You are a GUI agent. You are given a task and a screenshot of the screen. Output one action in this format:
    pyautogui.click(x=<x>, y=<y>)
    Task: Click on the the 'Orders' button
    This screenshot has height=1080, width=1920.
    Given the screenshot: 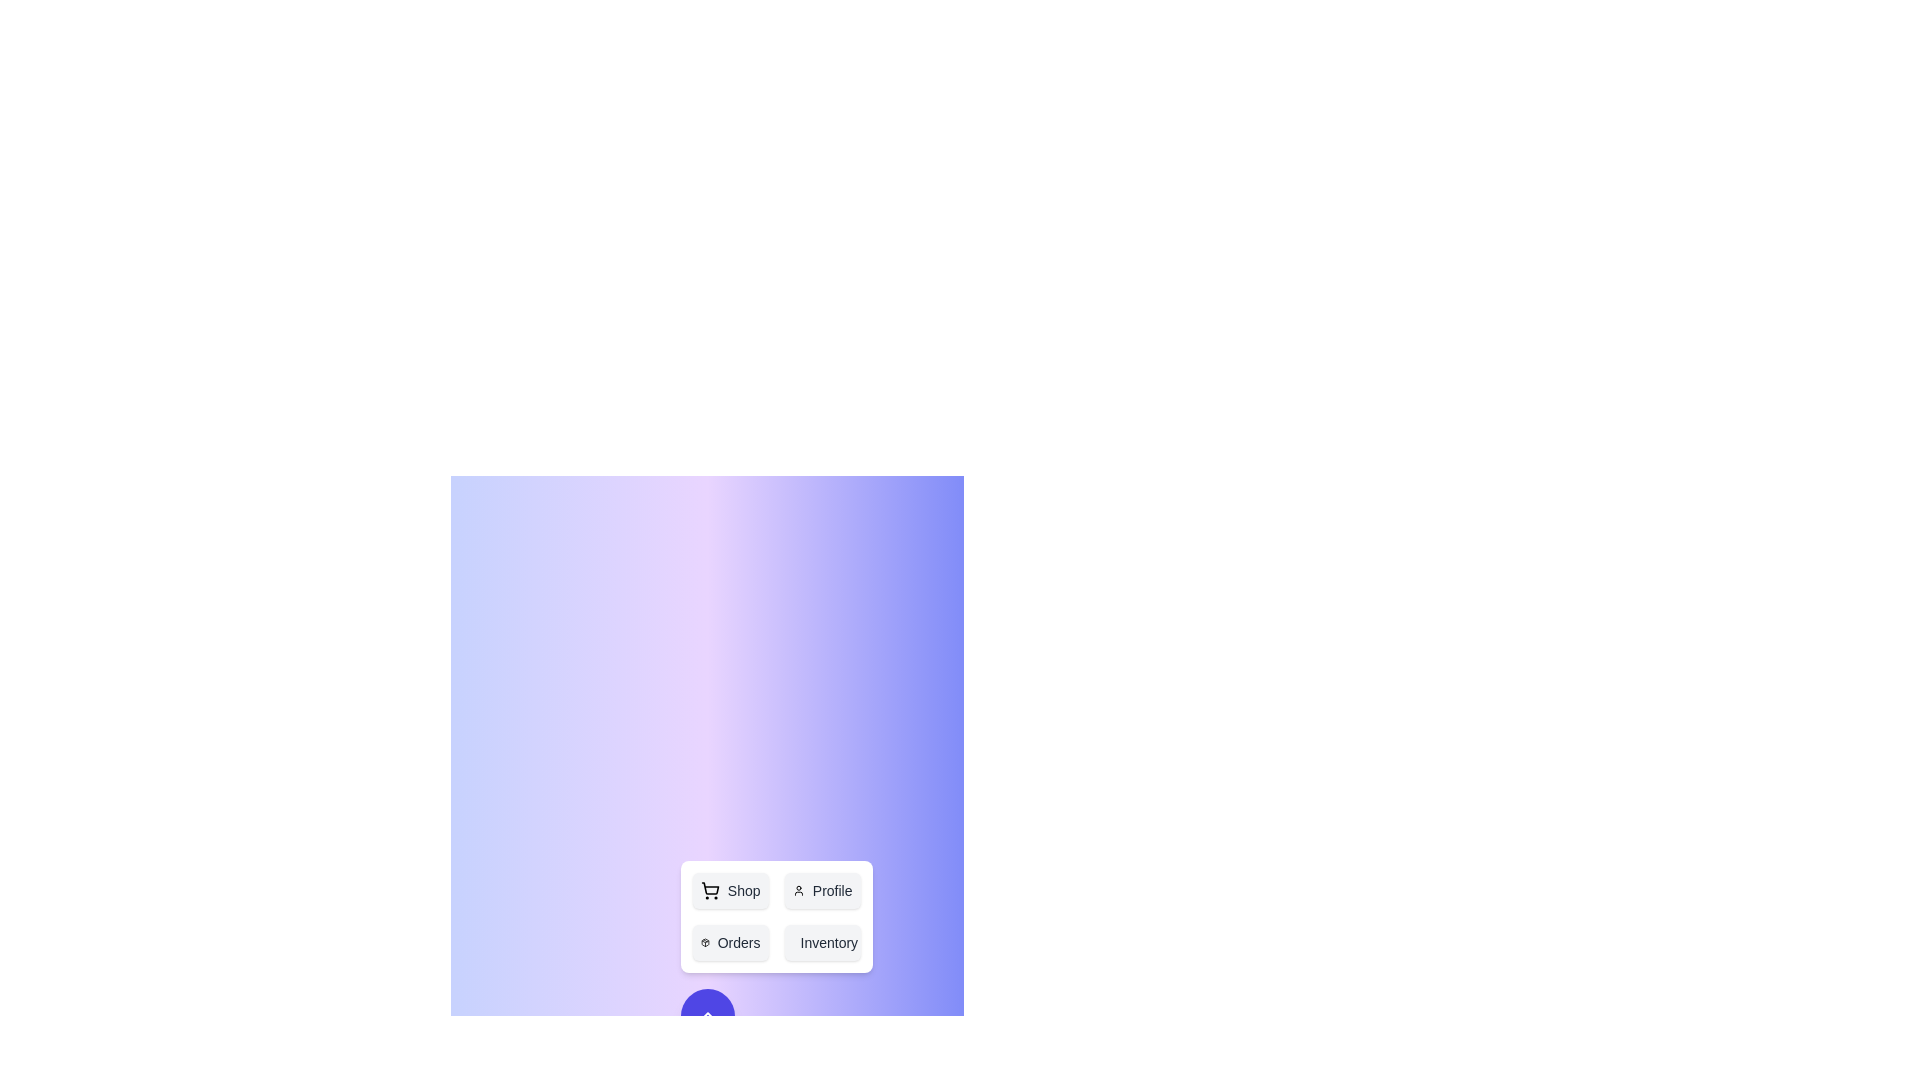 What is the action you would take?
    pyautogui.click(x=729, y=942)
    